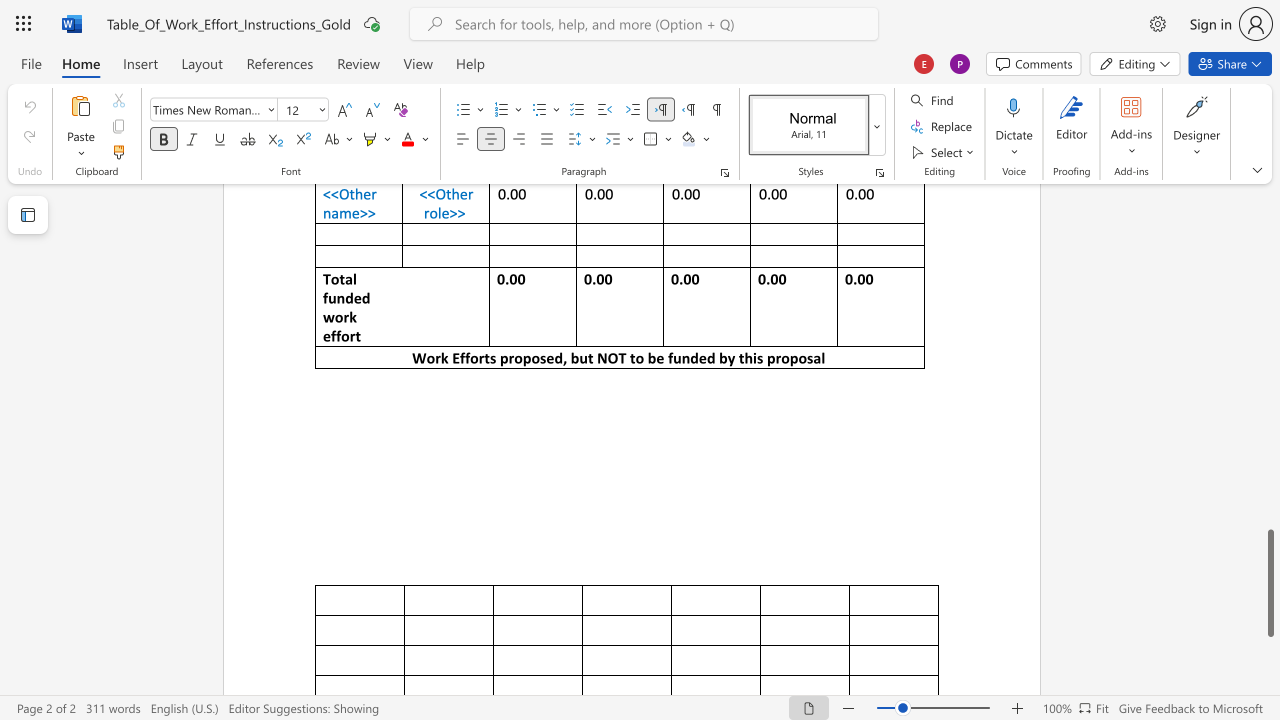  I want to click on the right-hand scrollbar to ascend the page, so click(1269, 438).